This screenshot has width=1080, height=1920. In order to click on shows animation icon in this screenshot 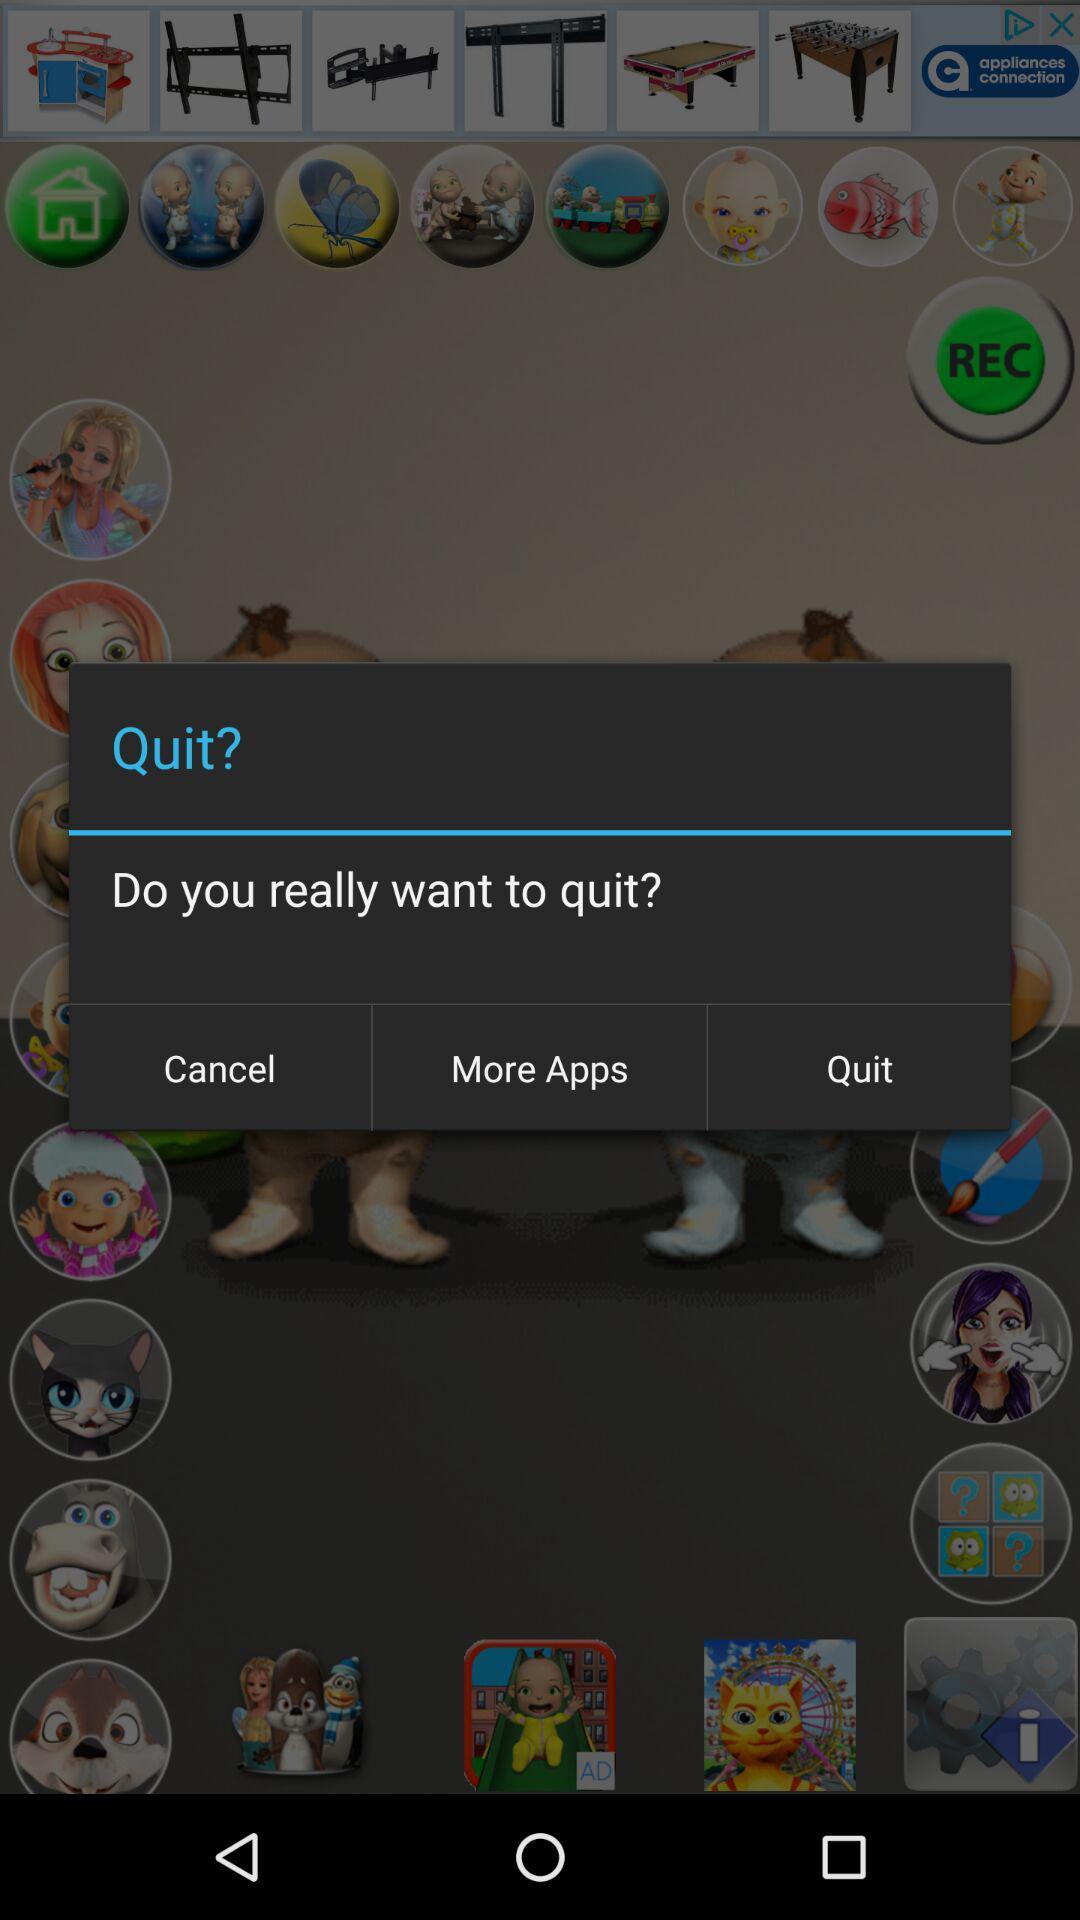, I will do `click(88, 1200)`.